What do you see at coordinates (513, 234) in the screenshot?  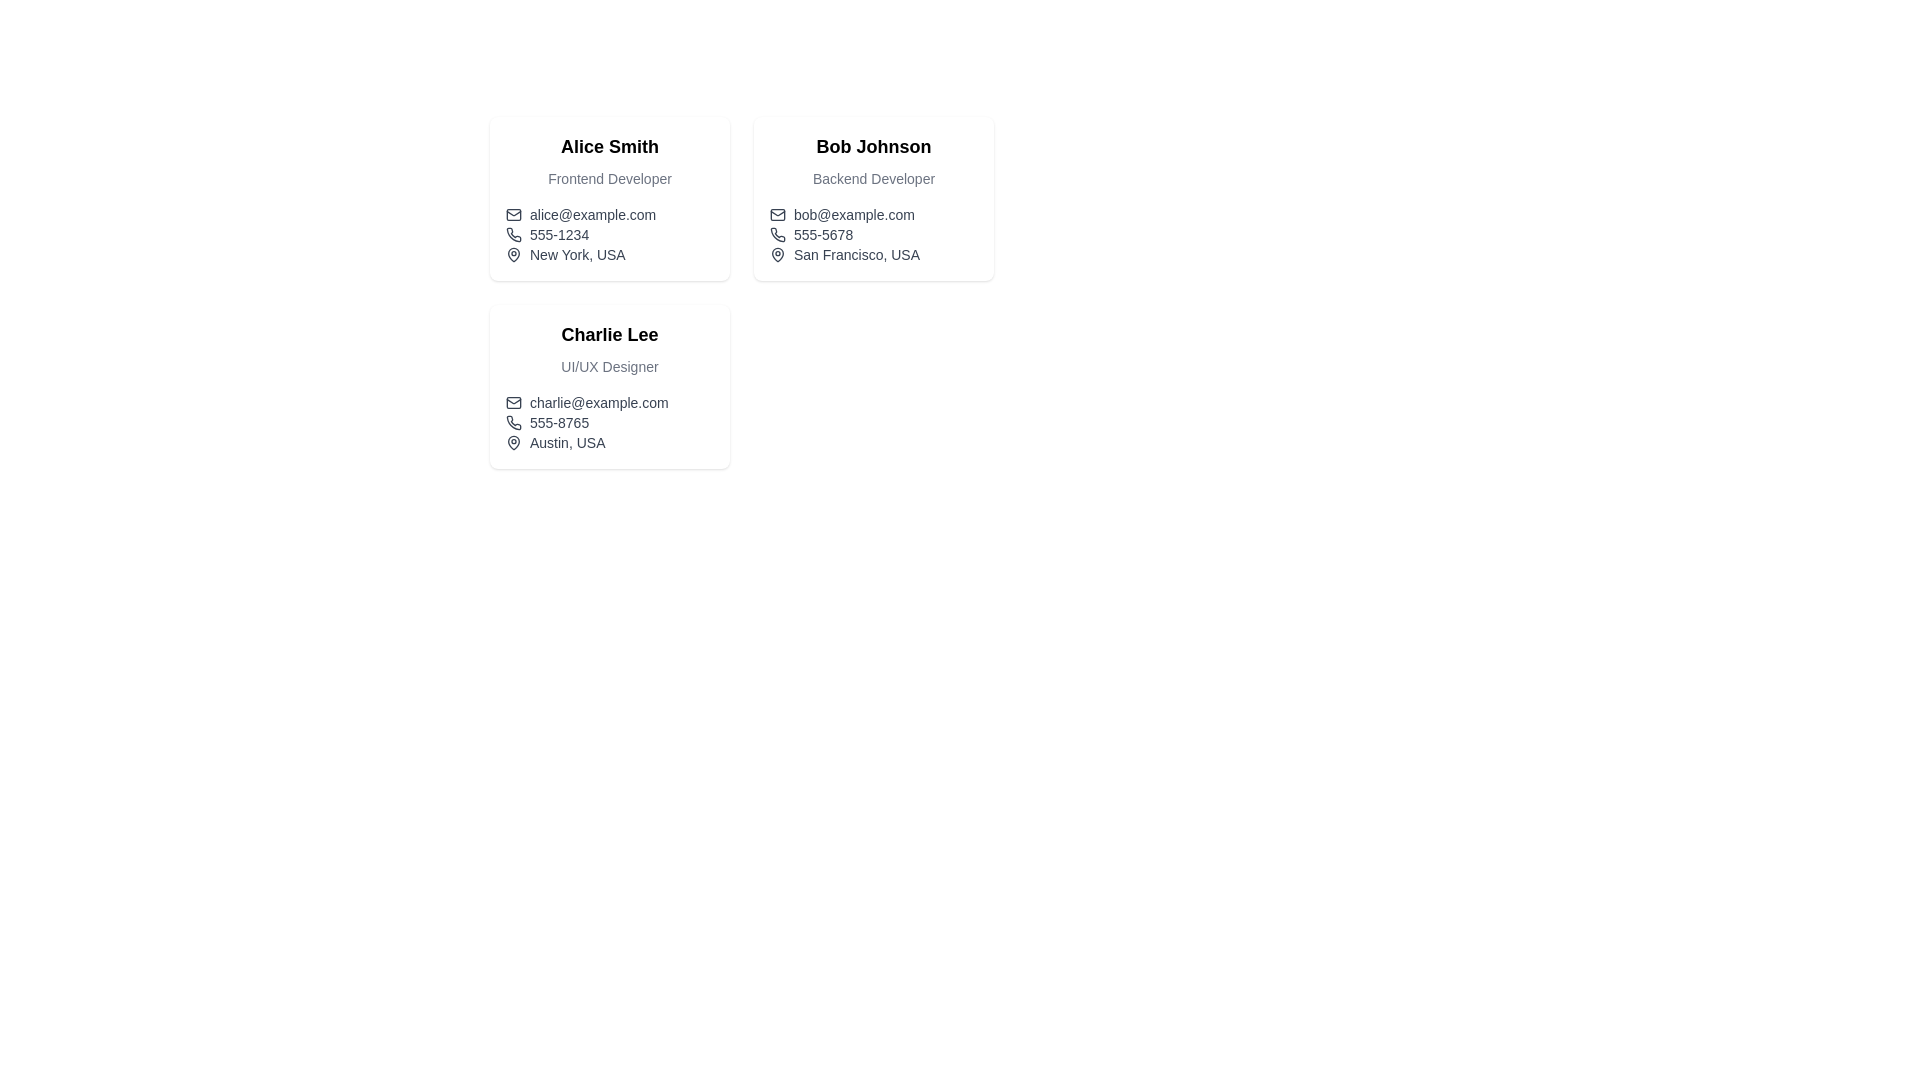 I see `the phone icon, which is an outline design with a curved receiver, located to the left of the '555-1234' text block in the top-left card of Alice Smith's contact details` at bounding box center [513, 234].